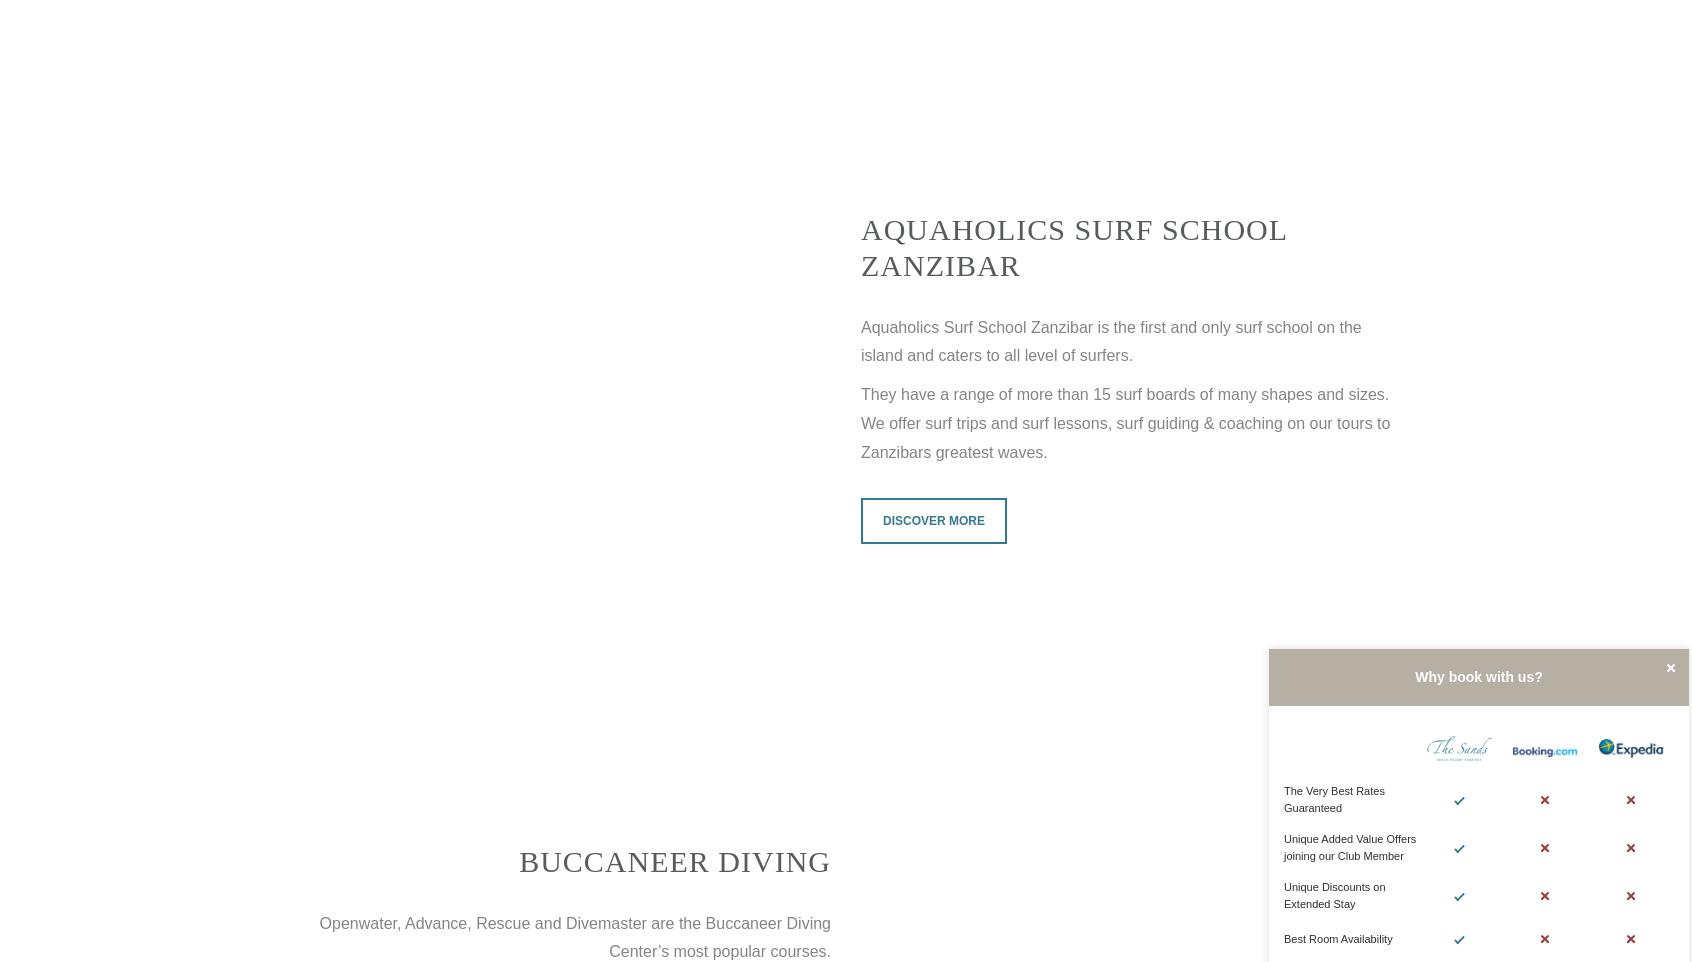 This screenshot has height=962, width=1692. What do you see at coordinates (933, 518) in the screenshot?
I see `'Discover more'` at bounding box center [933, 518].